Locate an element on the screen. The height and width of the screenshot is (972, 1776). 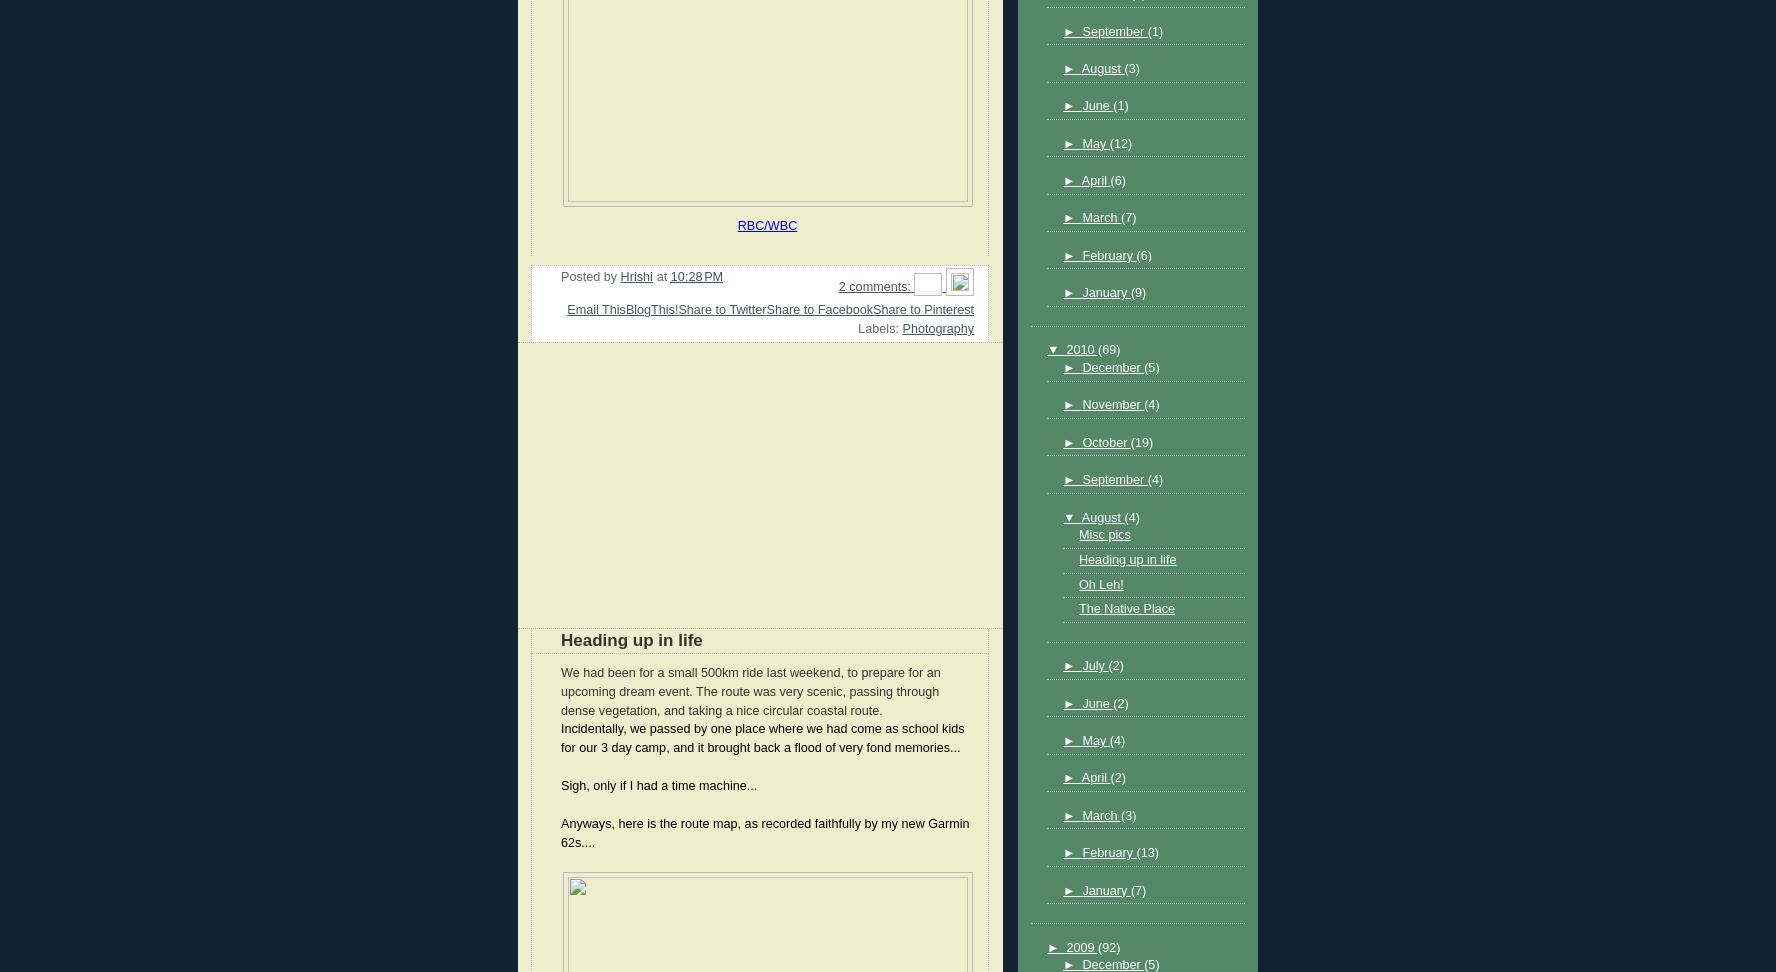
'(5)' is located at coordinates (1151, 367).